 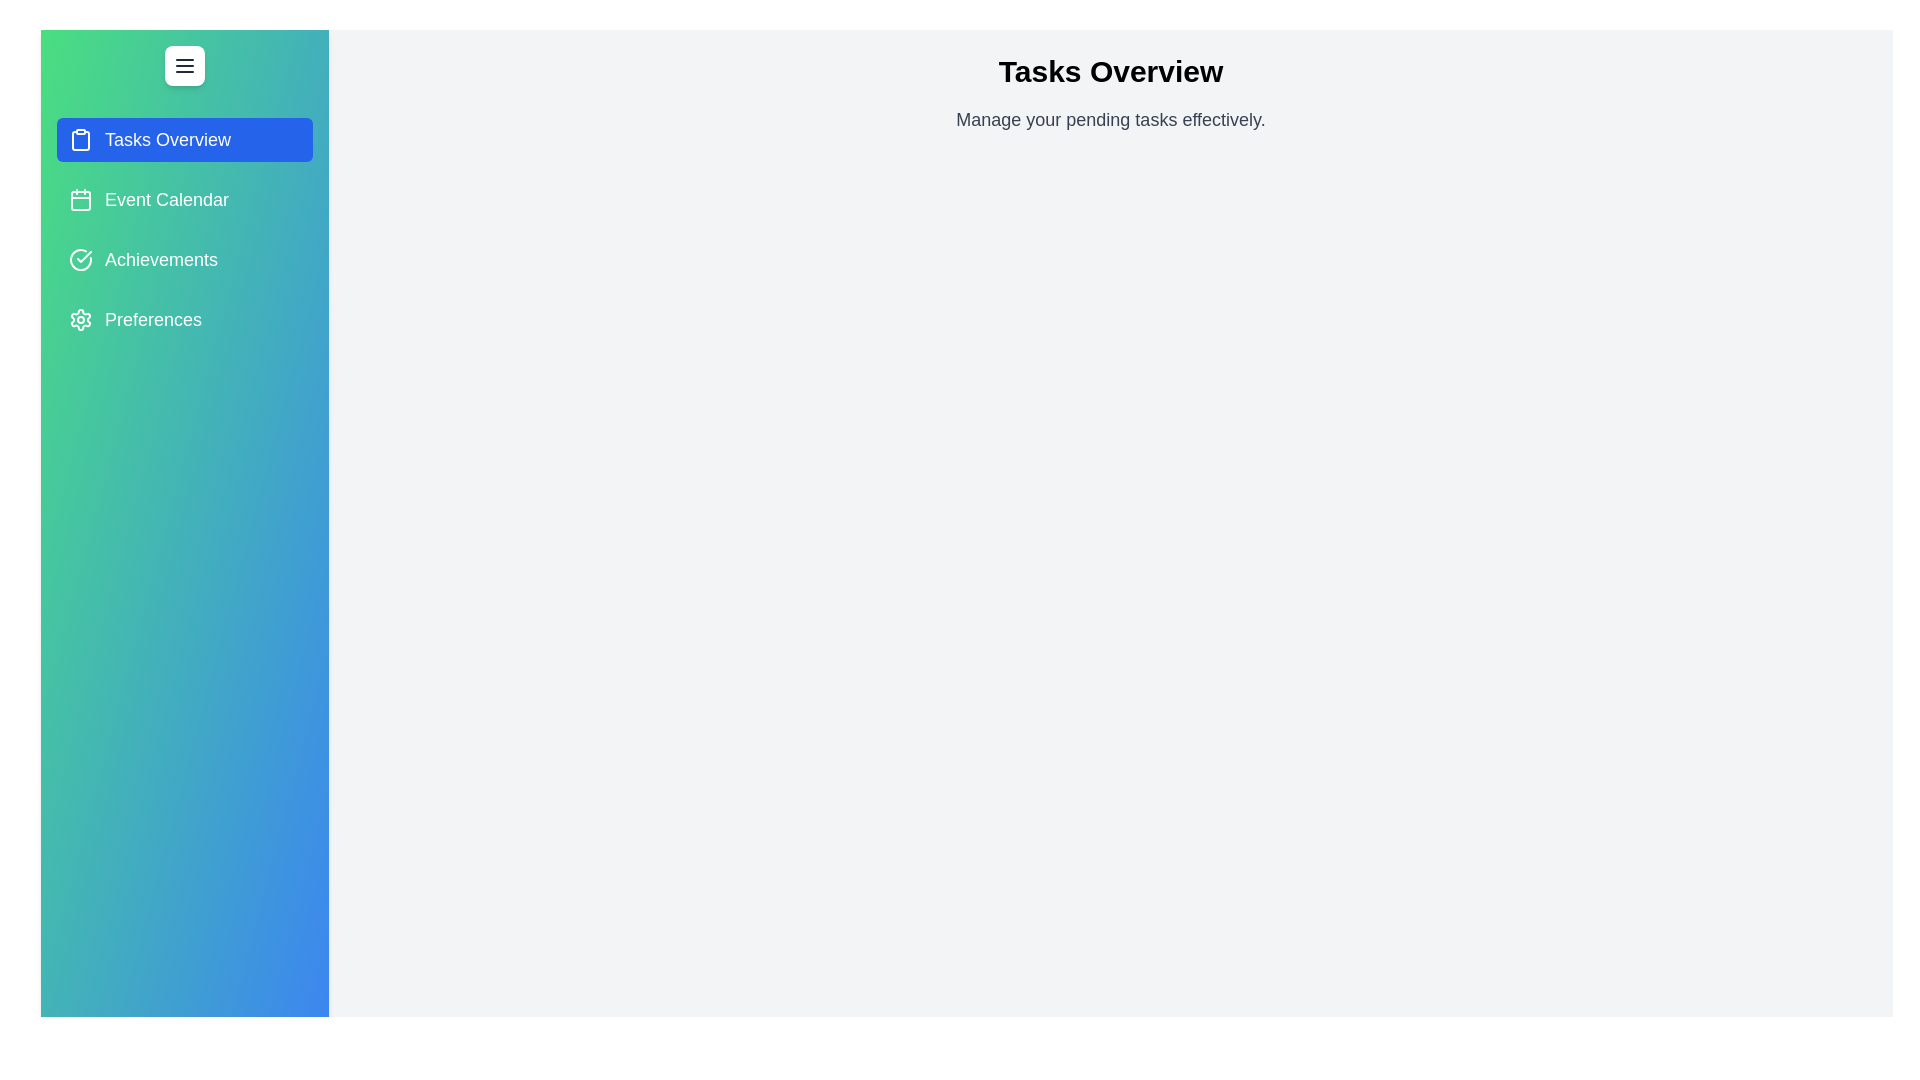 What do you see at coordinates (185, 138) in the screenshot?
I see `the tab Tasks Overview to preview its interaction effects` at bounding box center [185, 138].